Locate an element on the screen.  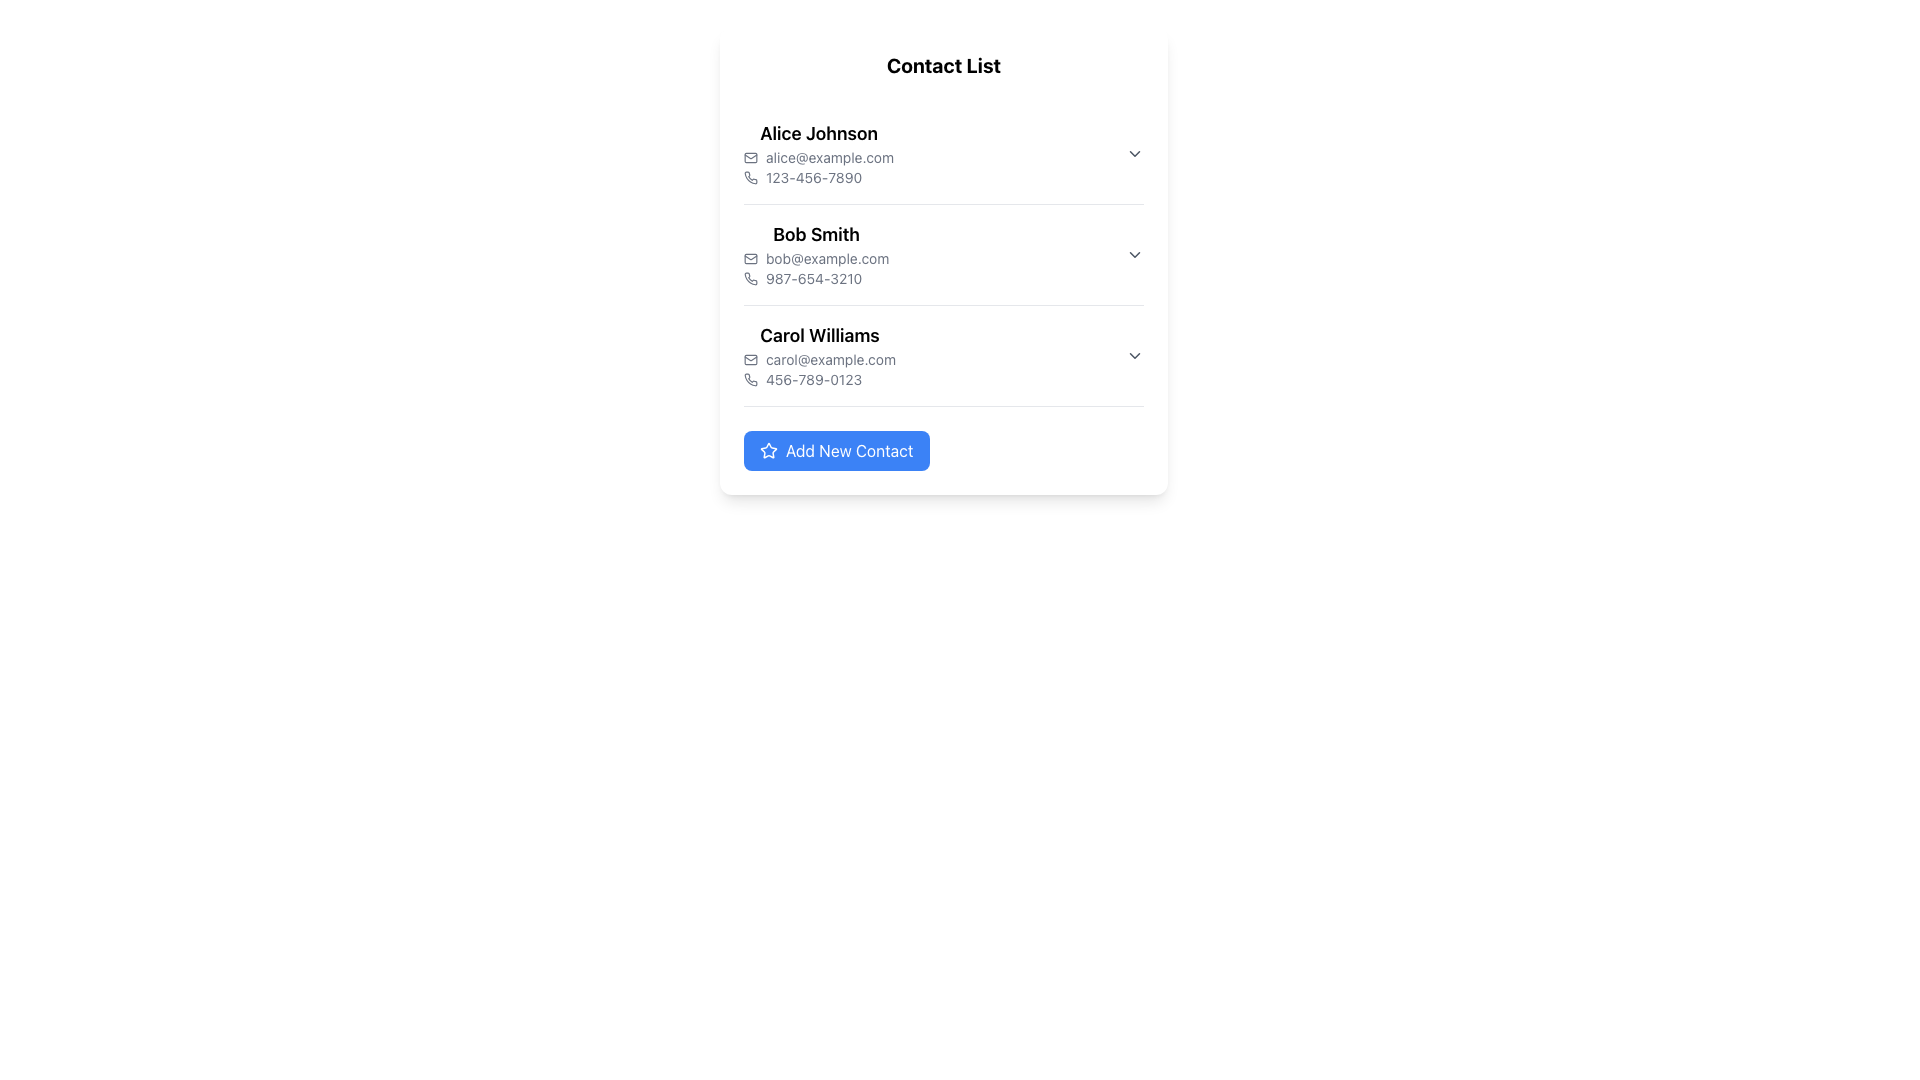
the email address of the contact 'Bob Smith' is located at coordinates (816, 257).